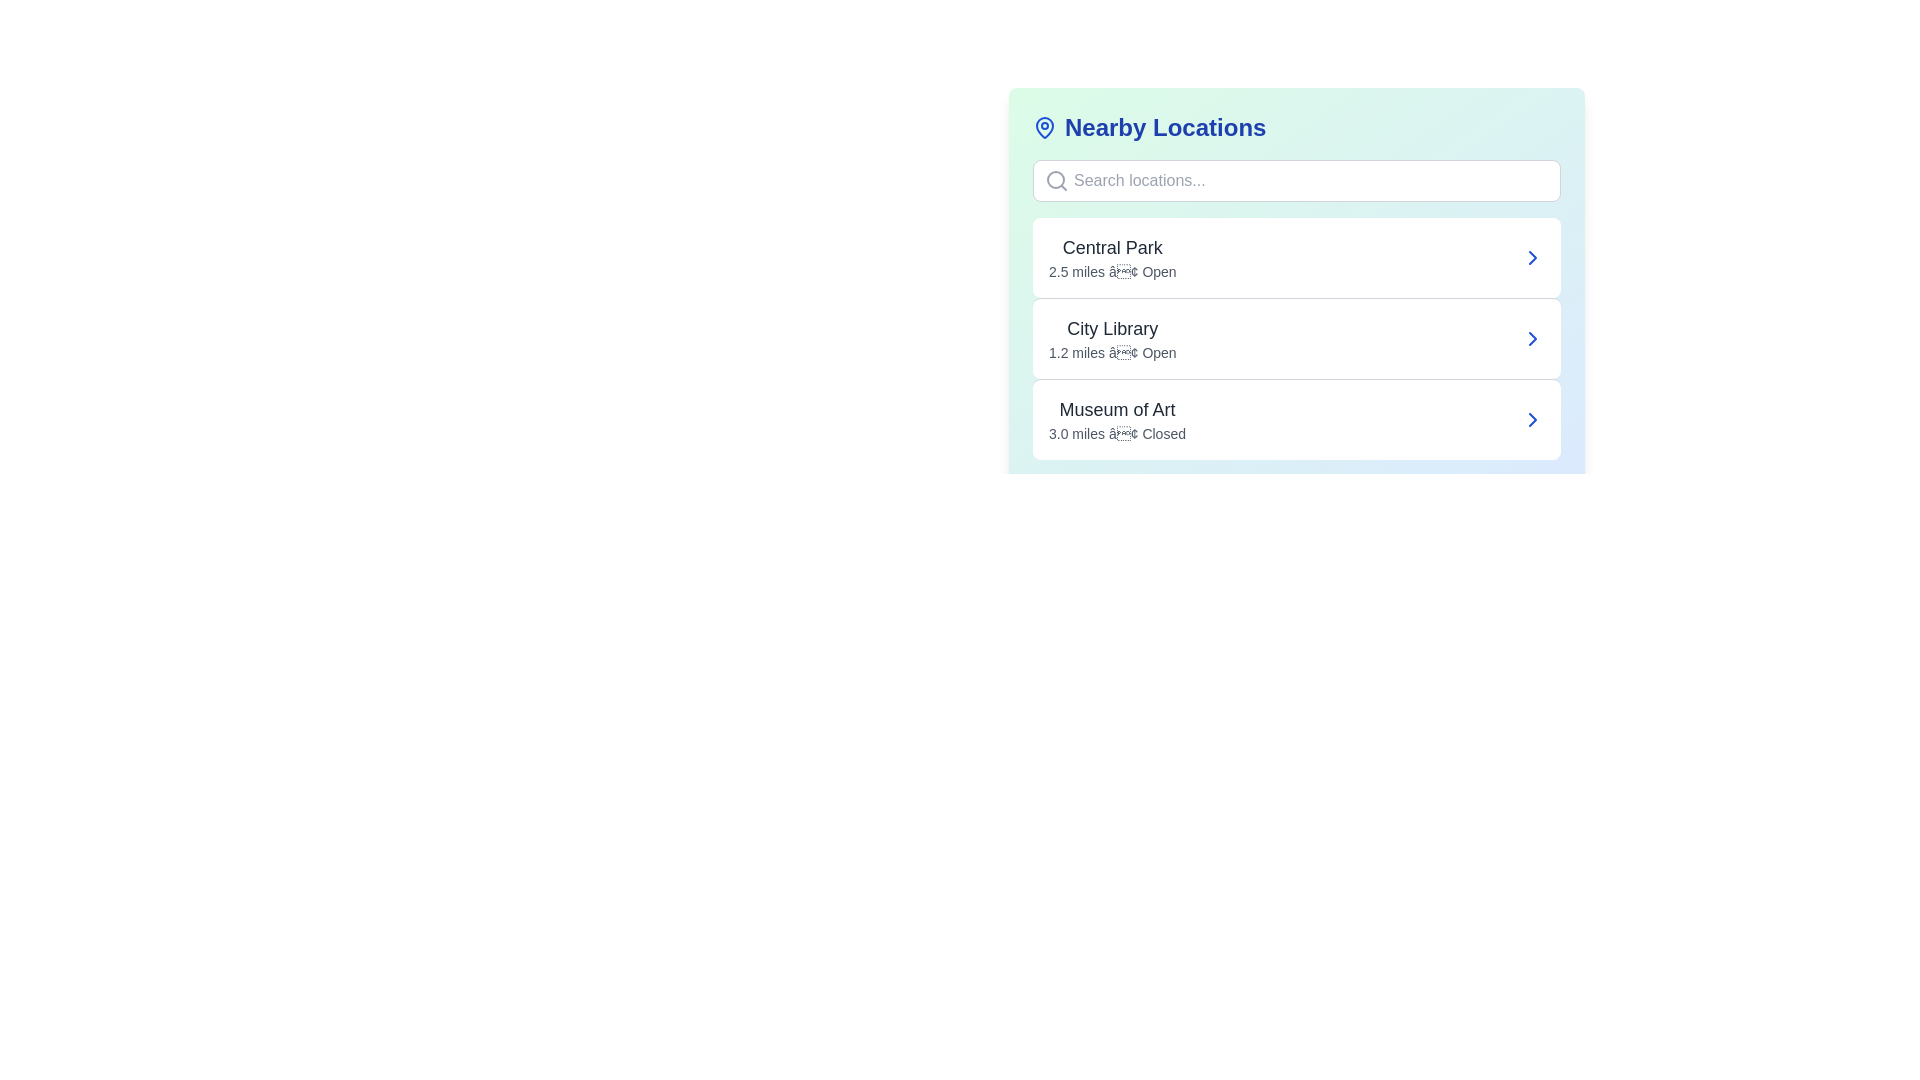 The width and height of the screenshot is (1920, 1080). I want to click on the 'City Library' text label, which is a bold, medium-sized dark gray font located in the second list item of the 'Nearby Locations' section, so click(1111, 327).